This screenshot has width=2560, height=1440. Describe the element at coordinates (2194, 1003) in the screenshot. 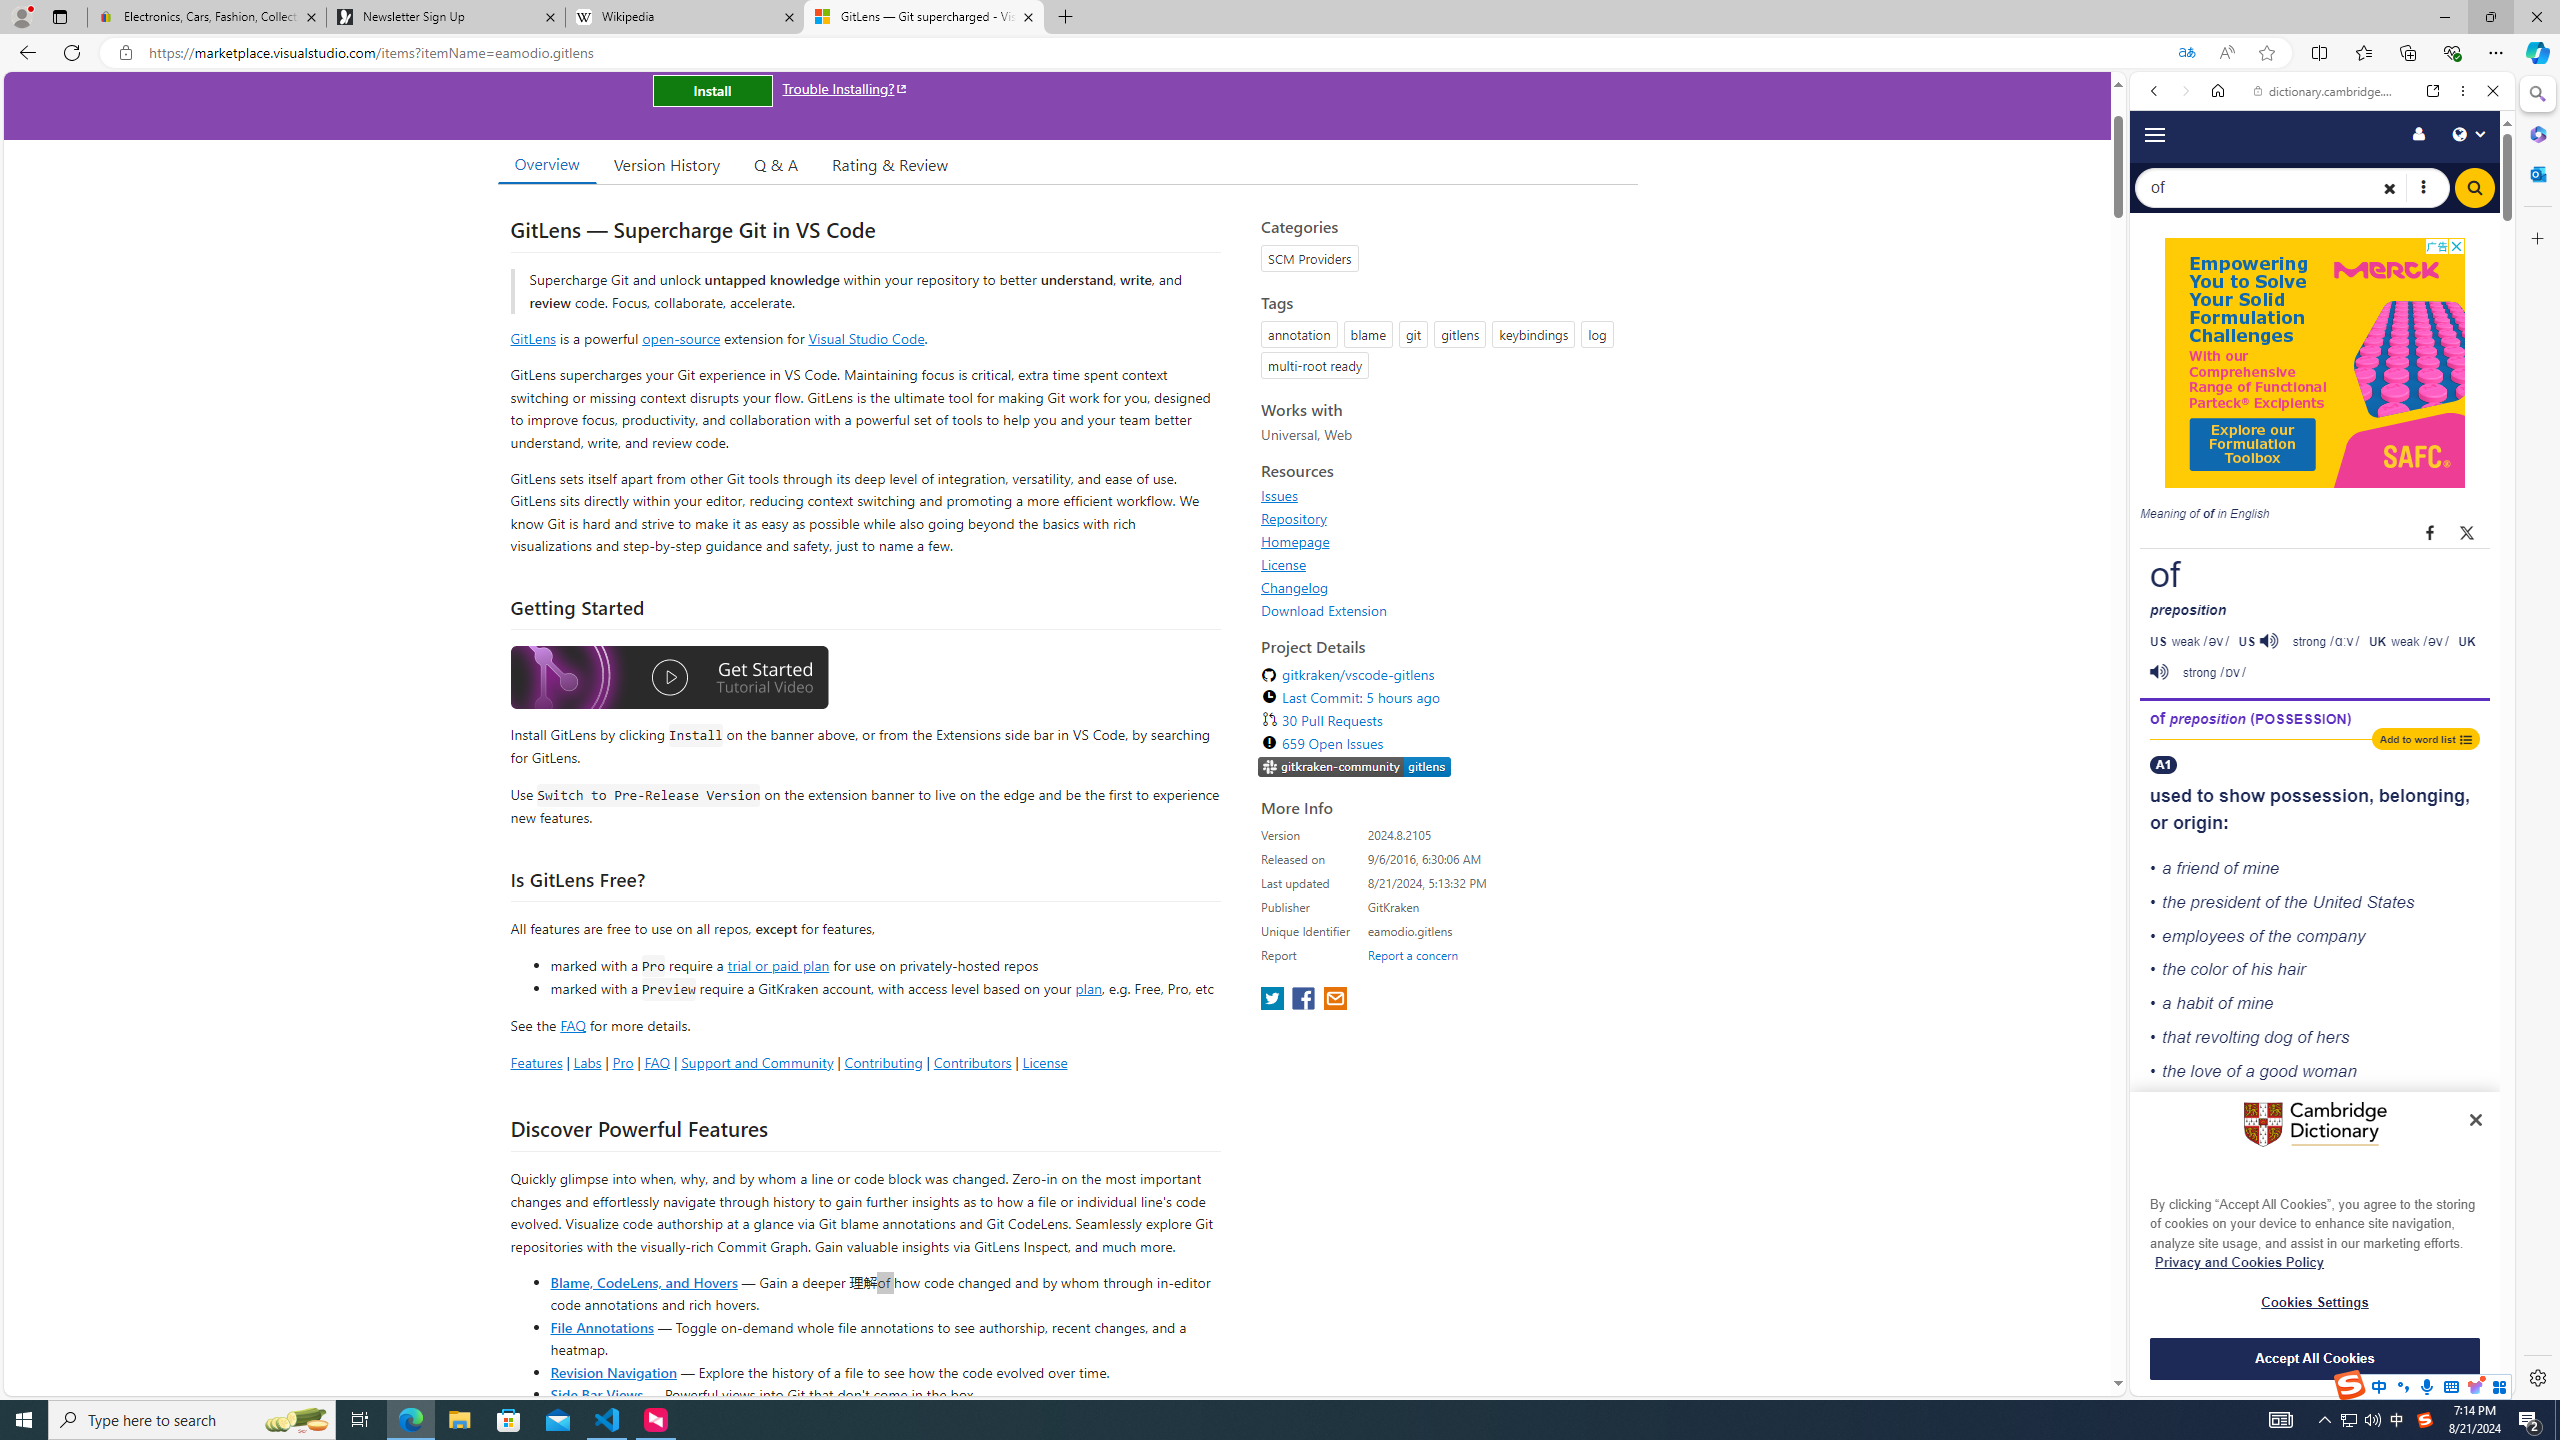

I see `'habit'` at that location.